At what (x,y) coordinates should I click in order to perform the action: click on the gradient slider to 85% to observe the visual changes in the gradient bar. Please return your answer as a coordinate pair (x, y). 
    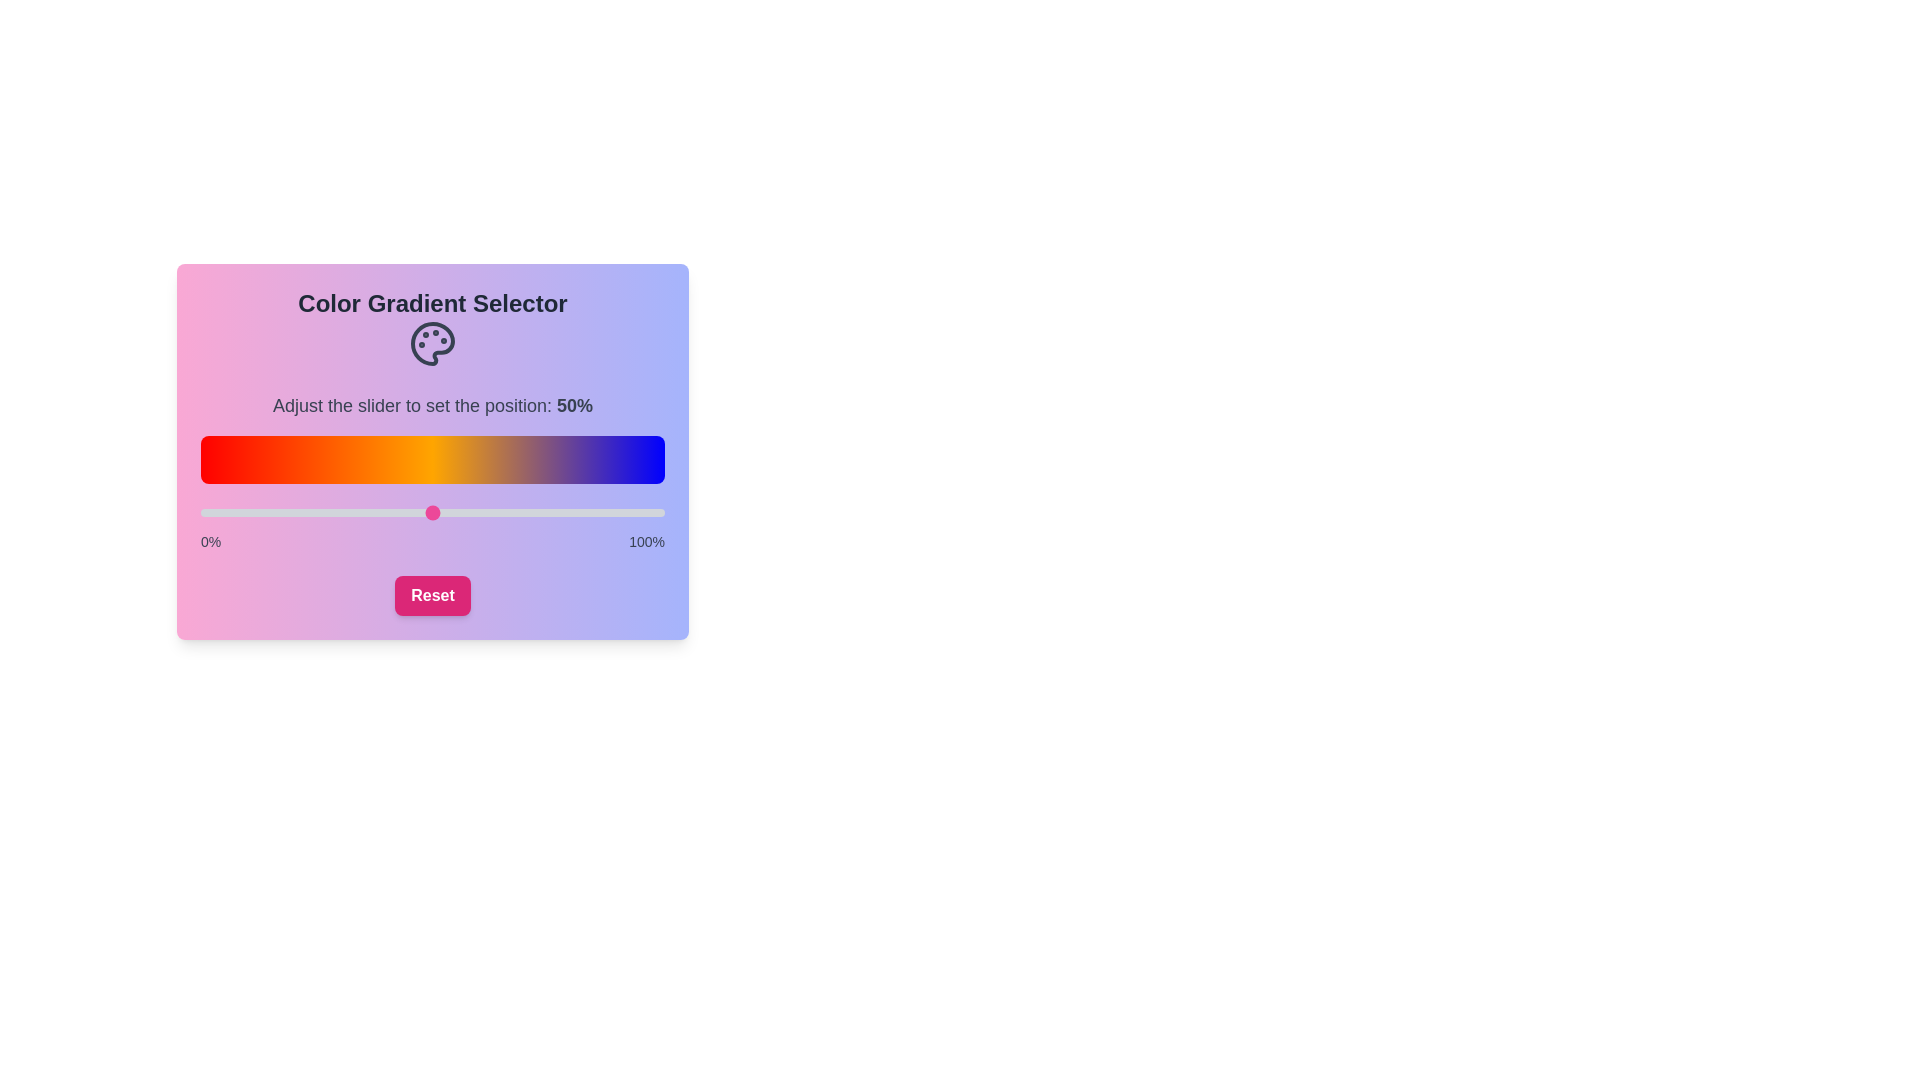
    Looking at the image, I should click on (594, 512).